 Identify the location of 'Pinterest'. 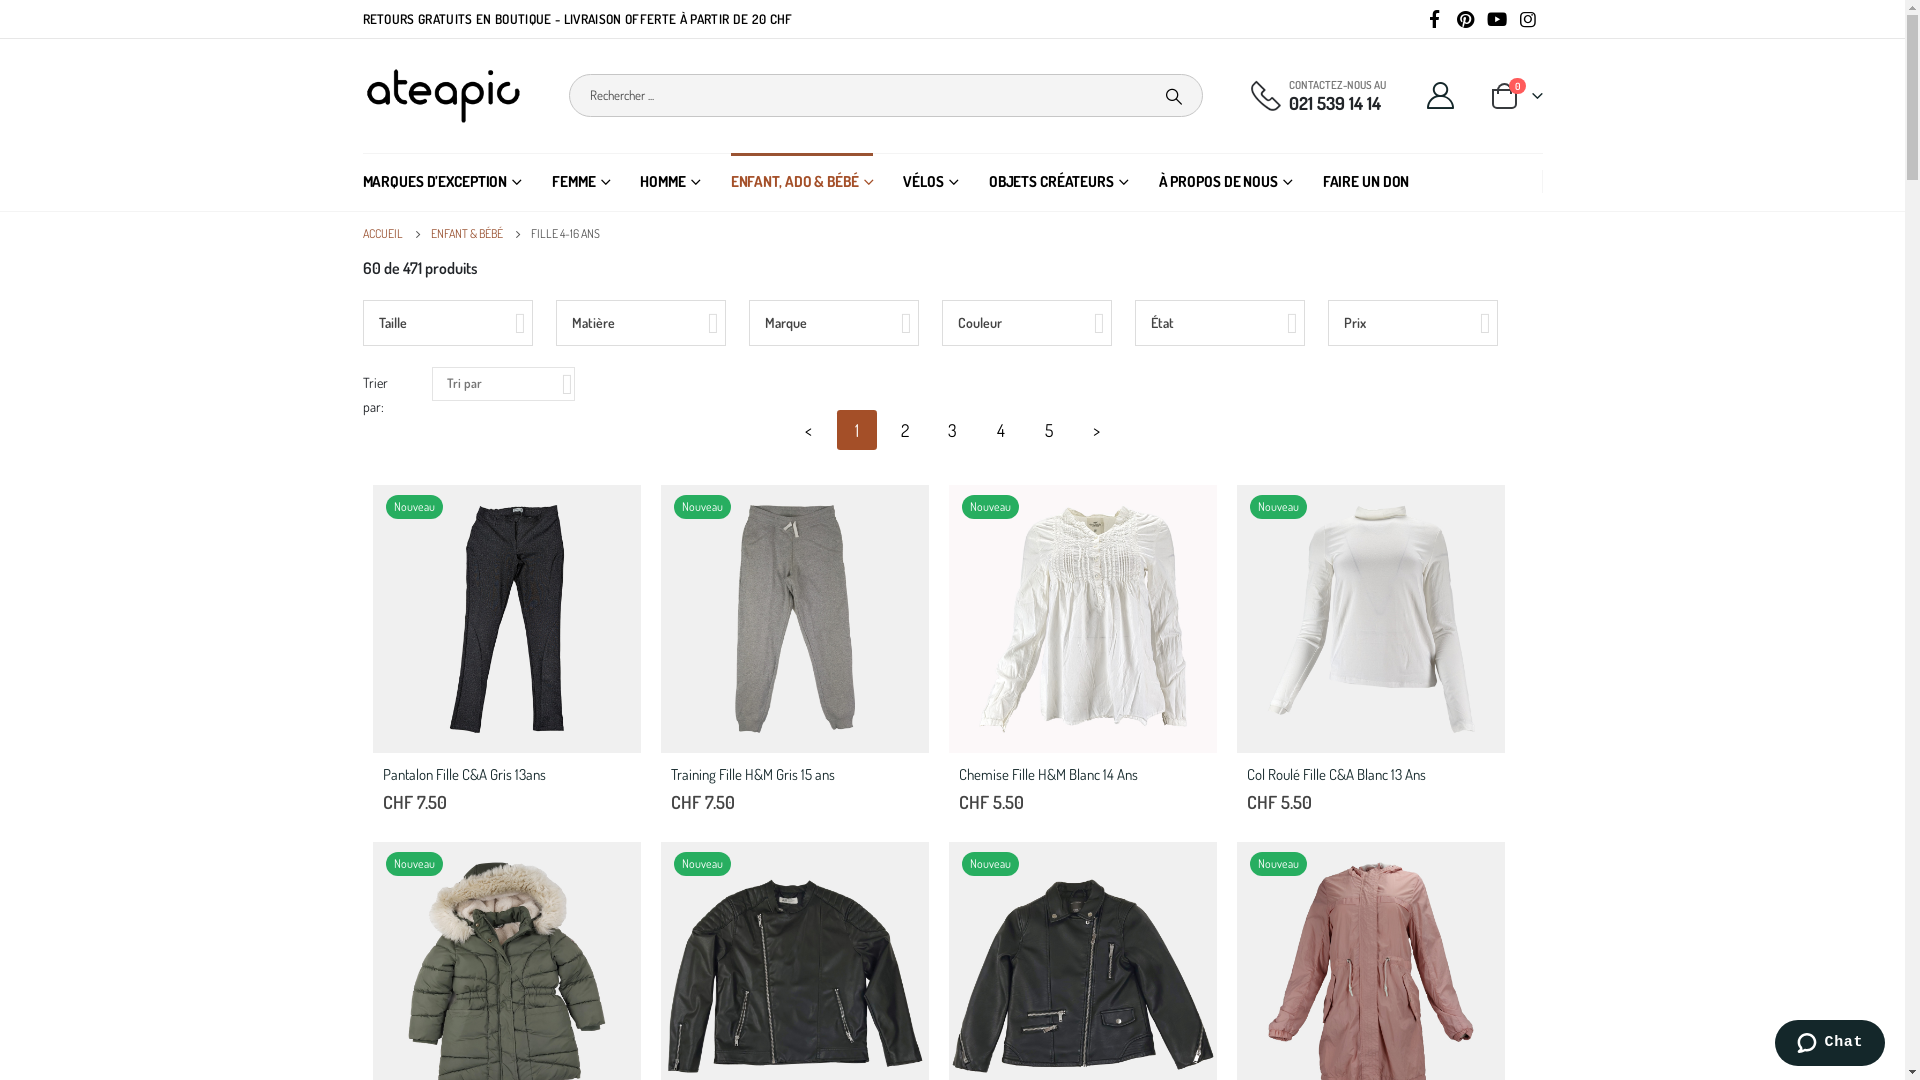
(1465, 19).